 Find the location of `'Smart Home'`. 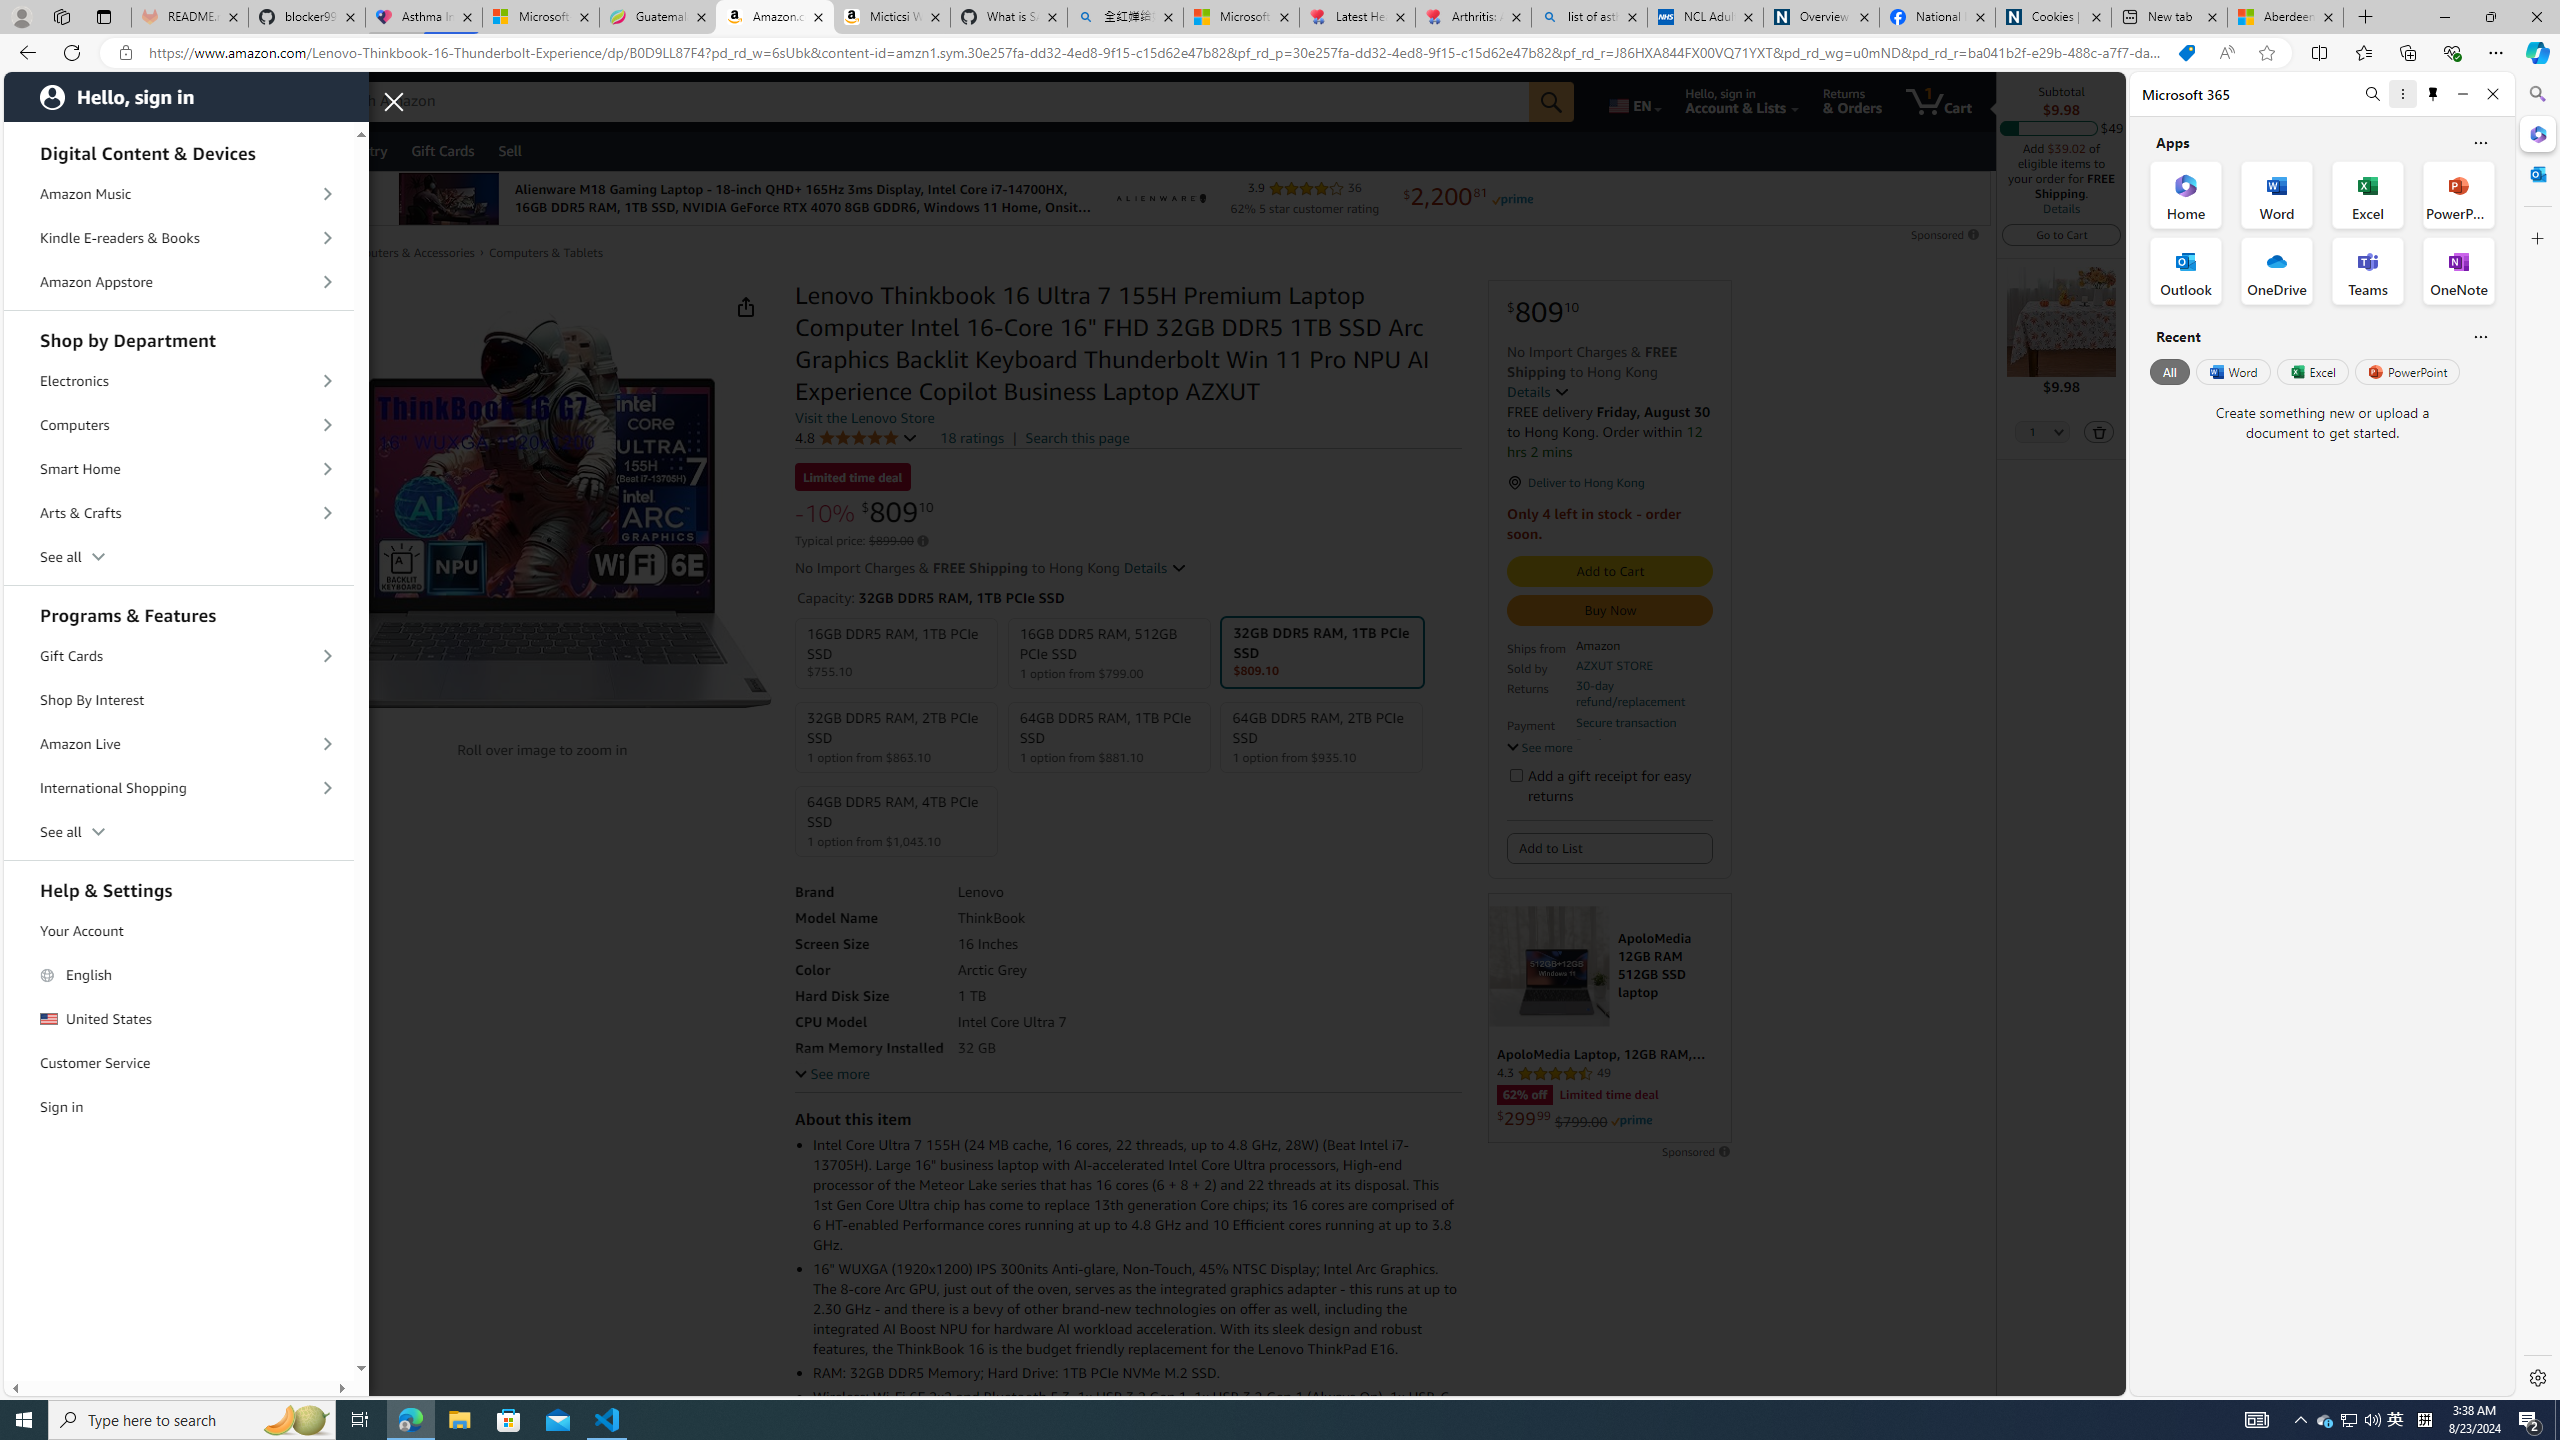

'Smart Home' is located at coordinates (179, 470).